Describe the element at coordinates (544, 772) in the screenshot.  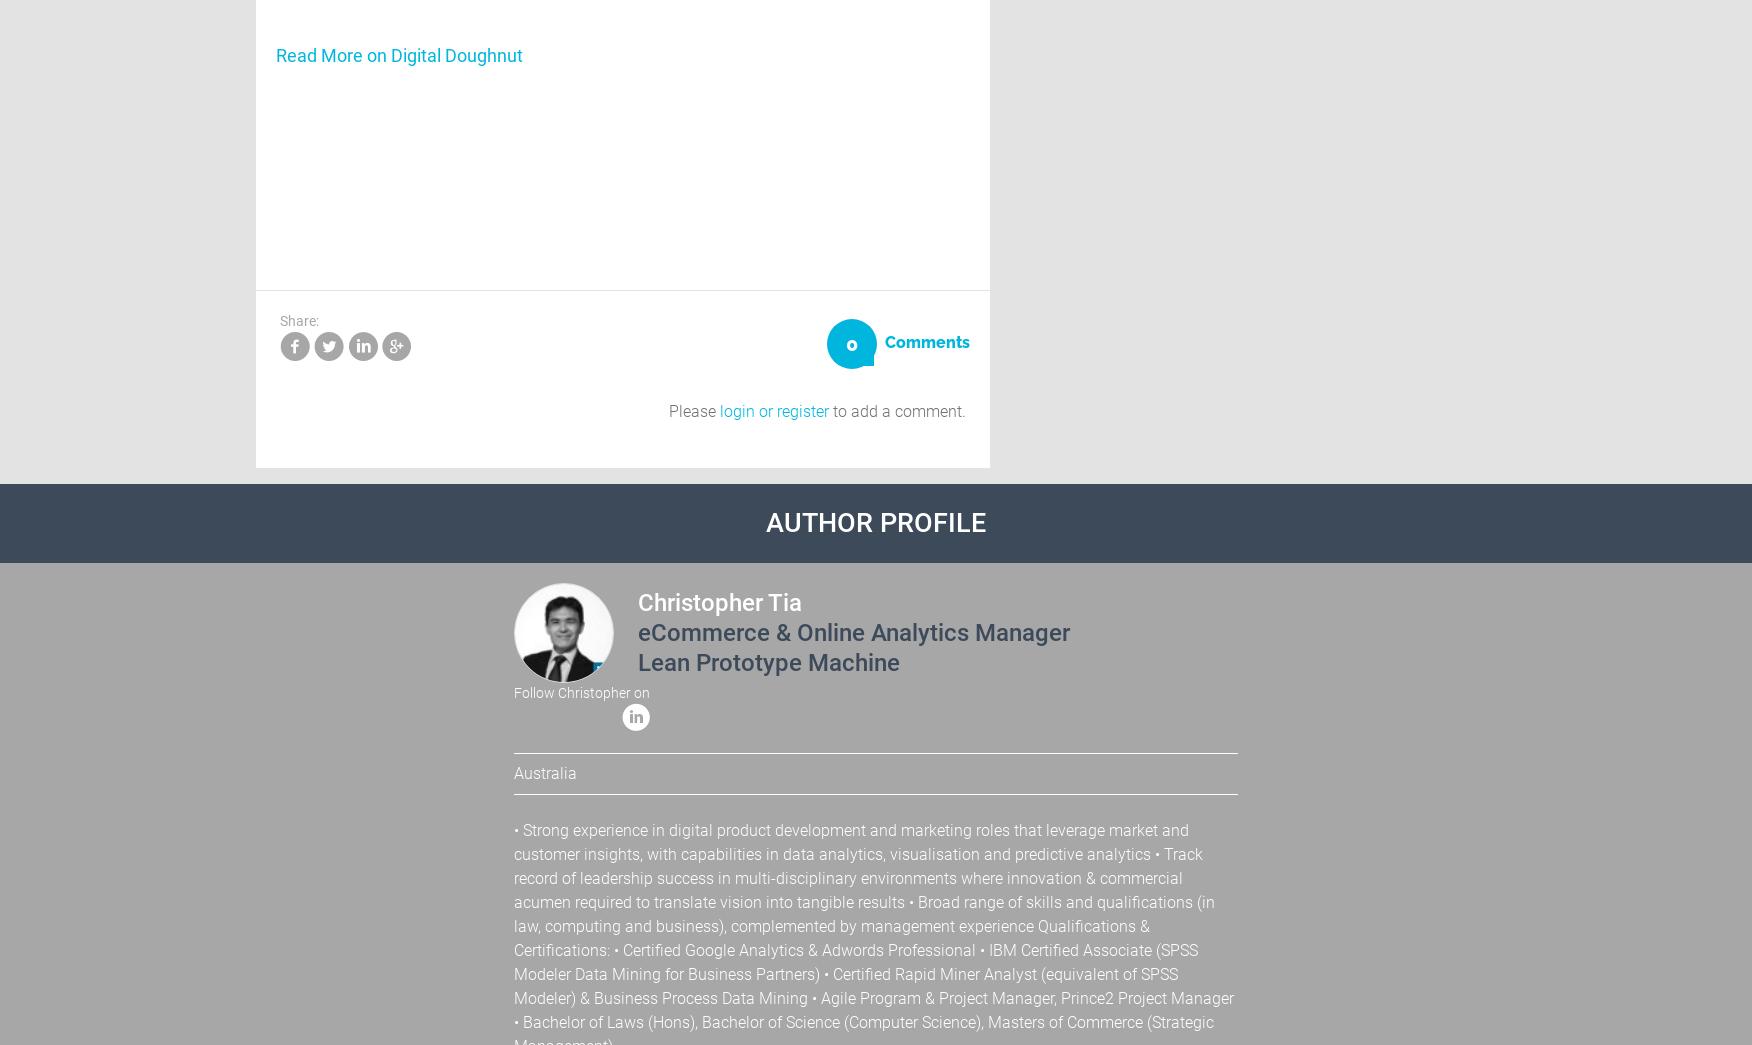
I see `'Australia'` at that location.